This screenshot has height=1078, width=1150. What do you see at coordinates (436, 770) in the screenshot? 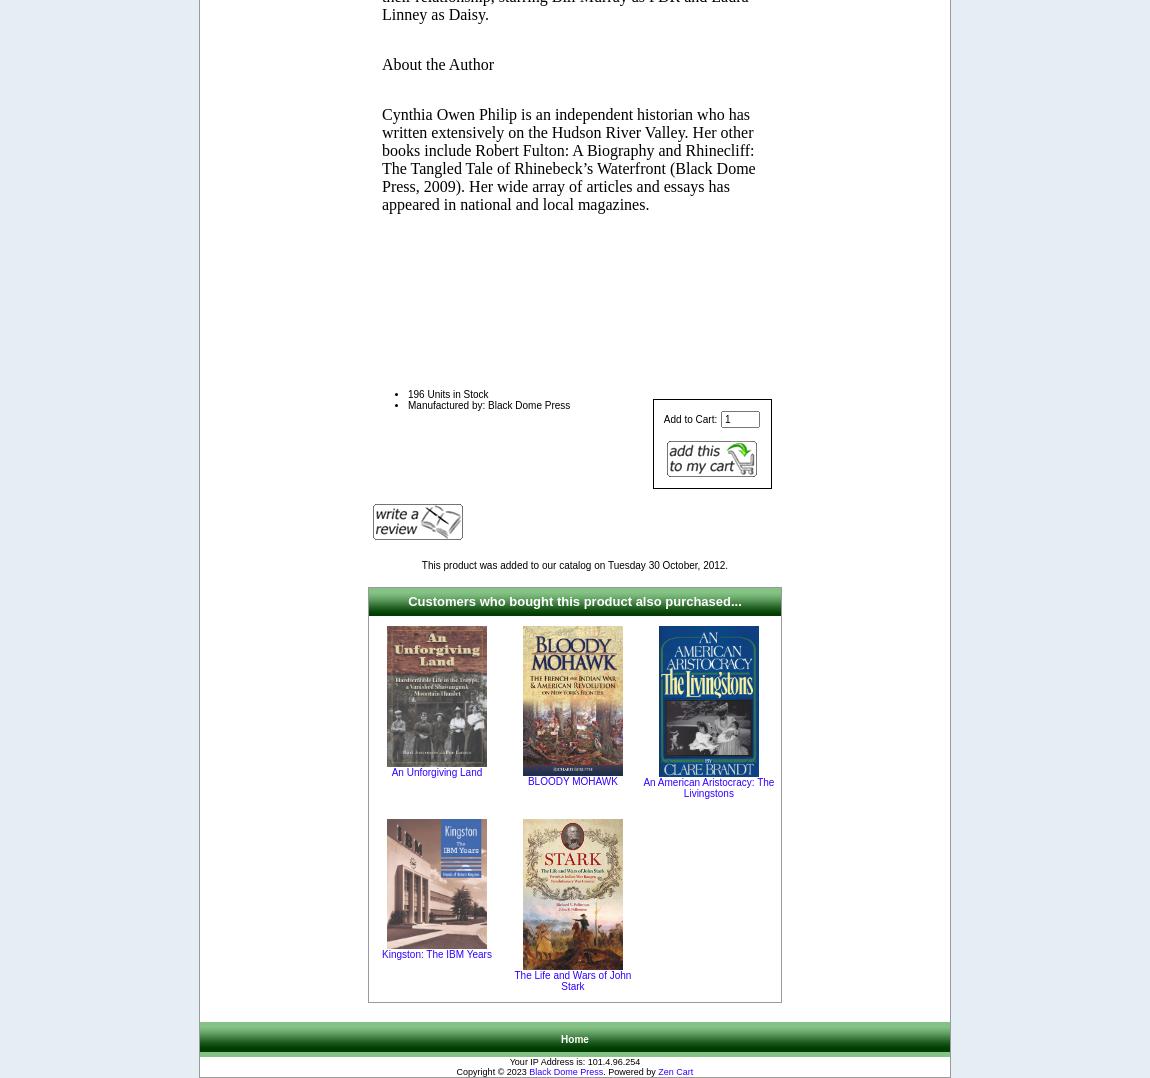
I see `'An Unforgiving Land'` at bounding box center [436, 770].